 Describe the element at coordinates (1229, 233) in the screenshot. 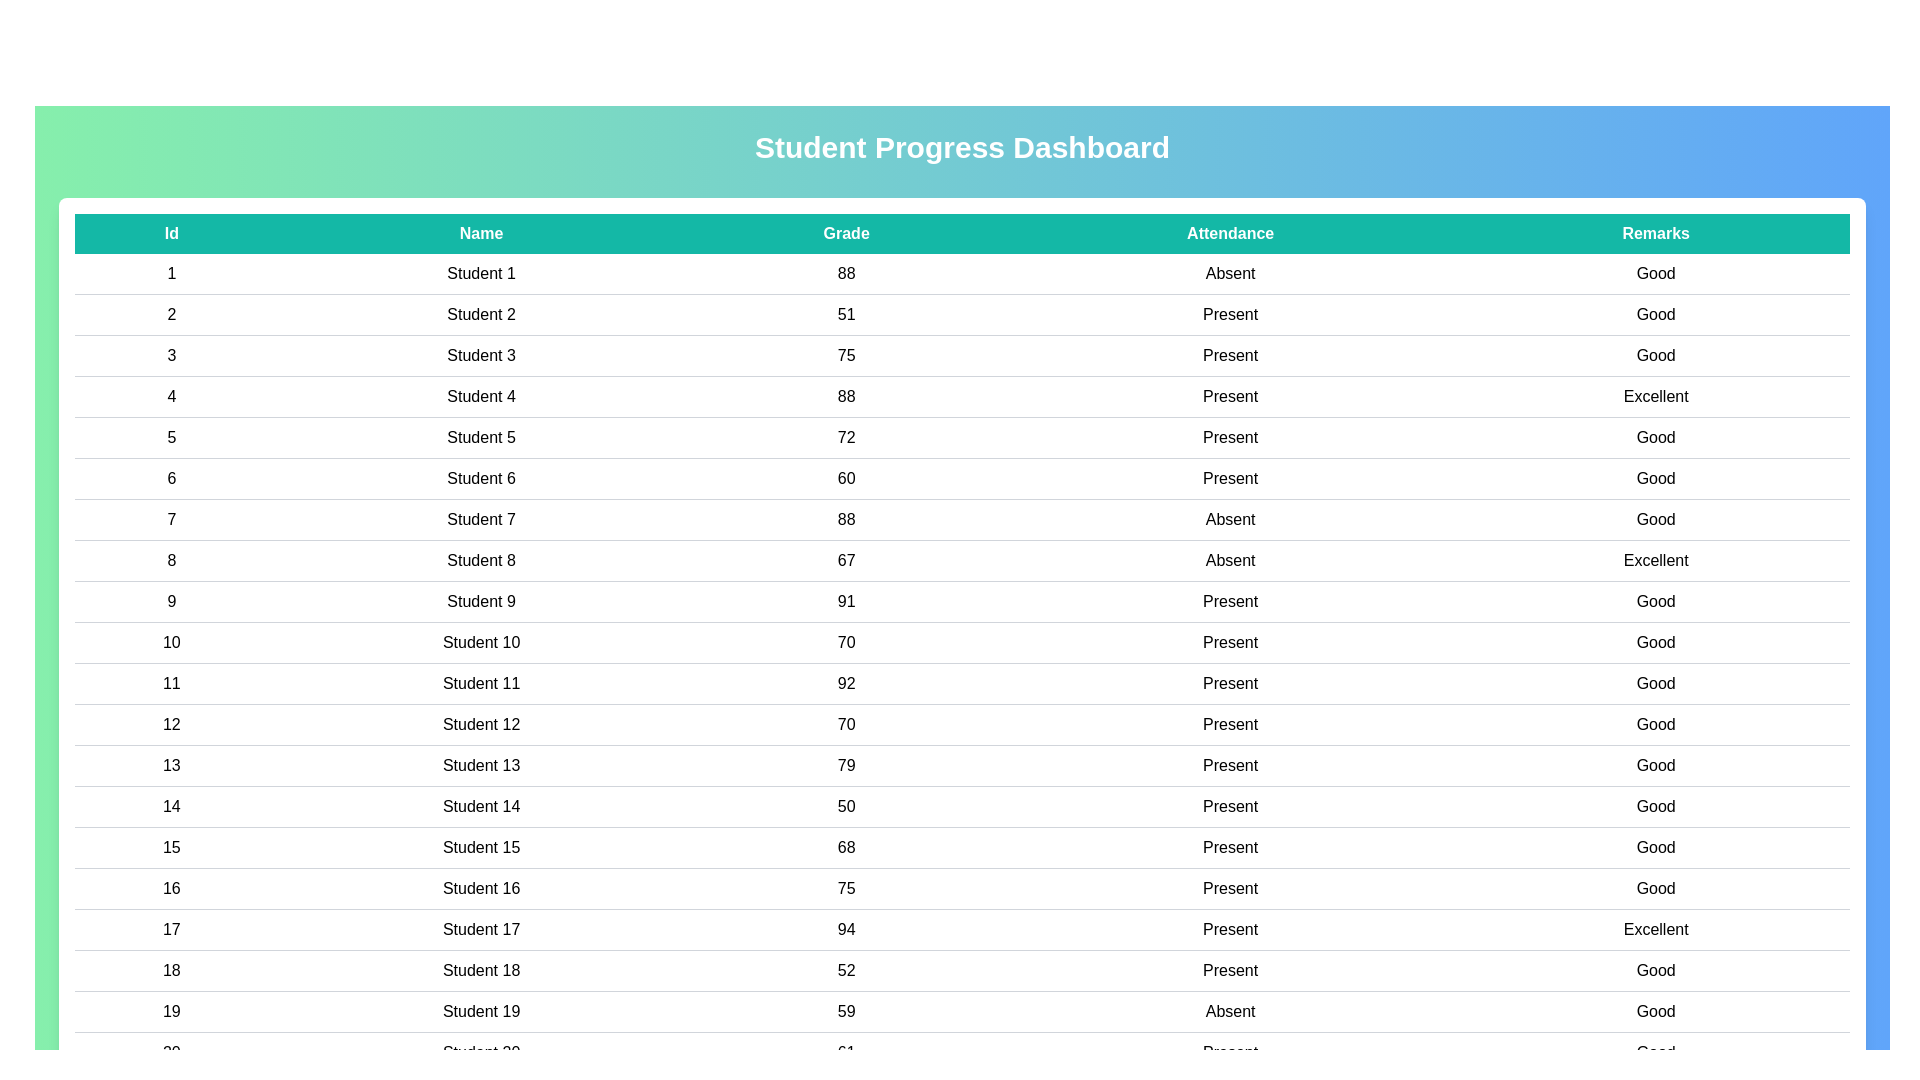

I see `the column header Attendance to sort the table by that column` at that location.